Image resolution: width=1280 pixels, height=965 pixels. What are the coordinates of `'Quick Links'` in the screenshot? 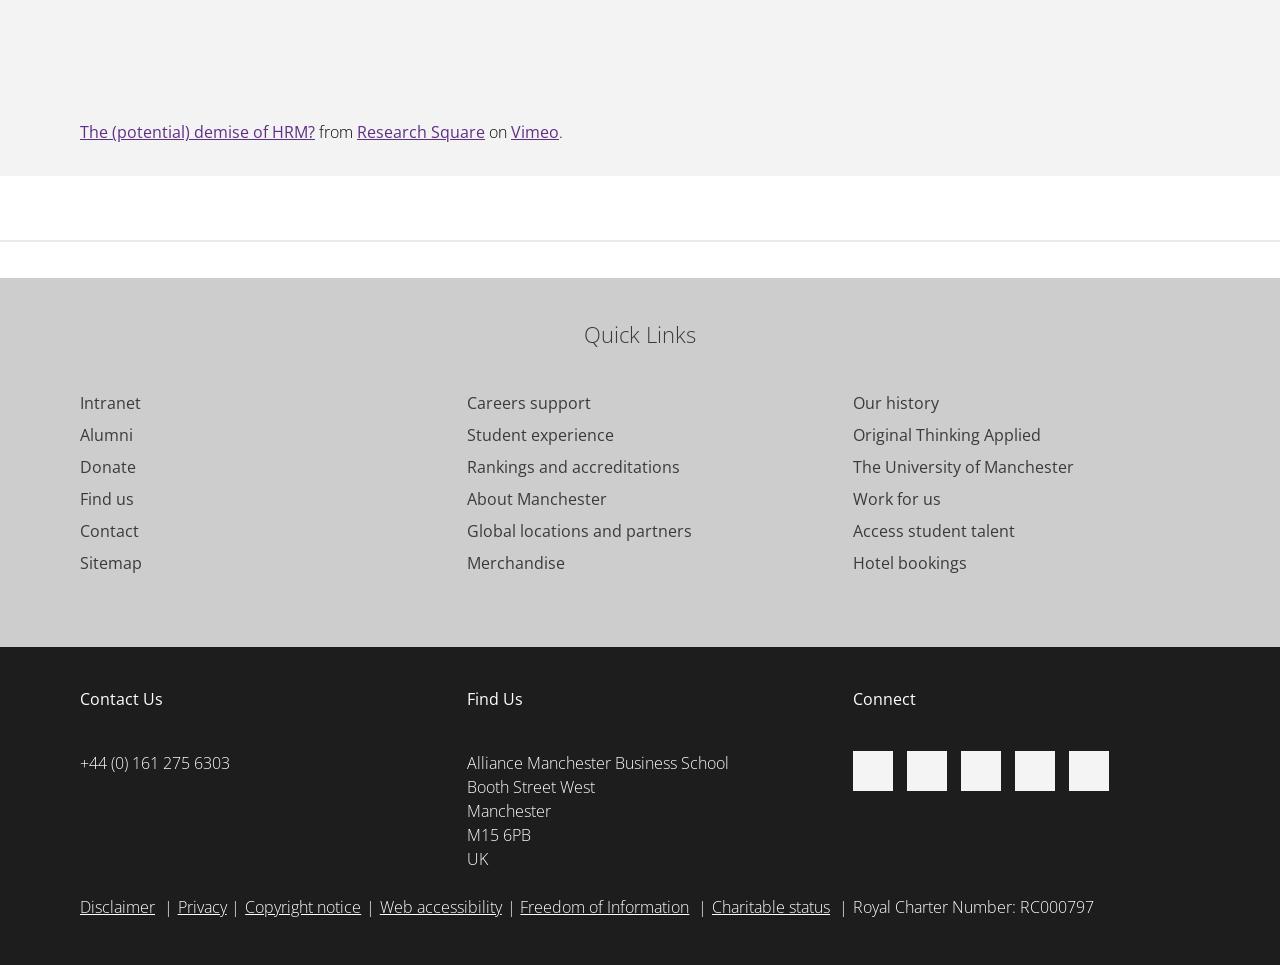 It's located at (582, 332).